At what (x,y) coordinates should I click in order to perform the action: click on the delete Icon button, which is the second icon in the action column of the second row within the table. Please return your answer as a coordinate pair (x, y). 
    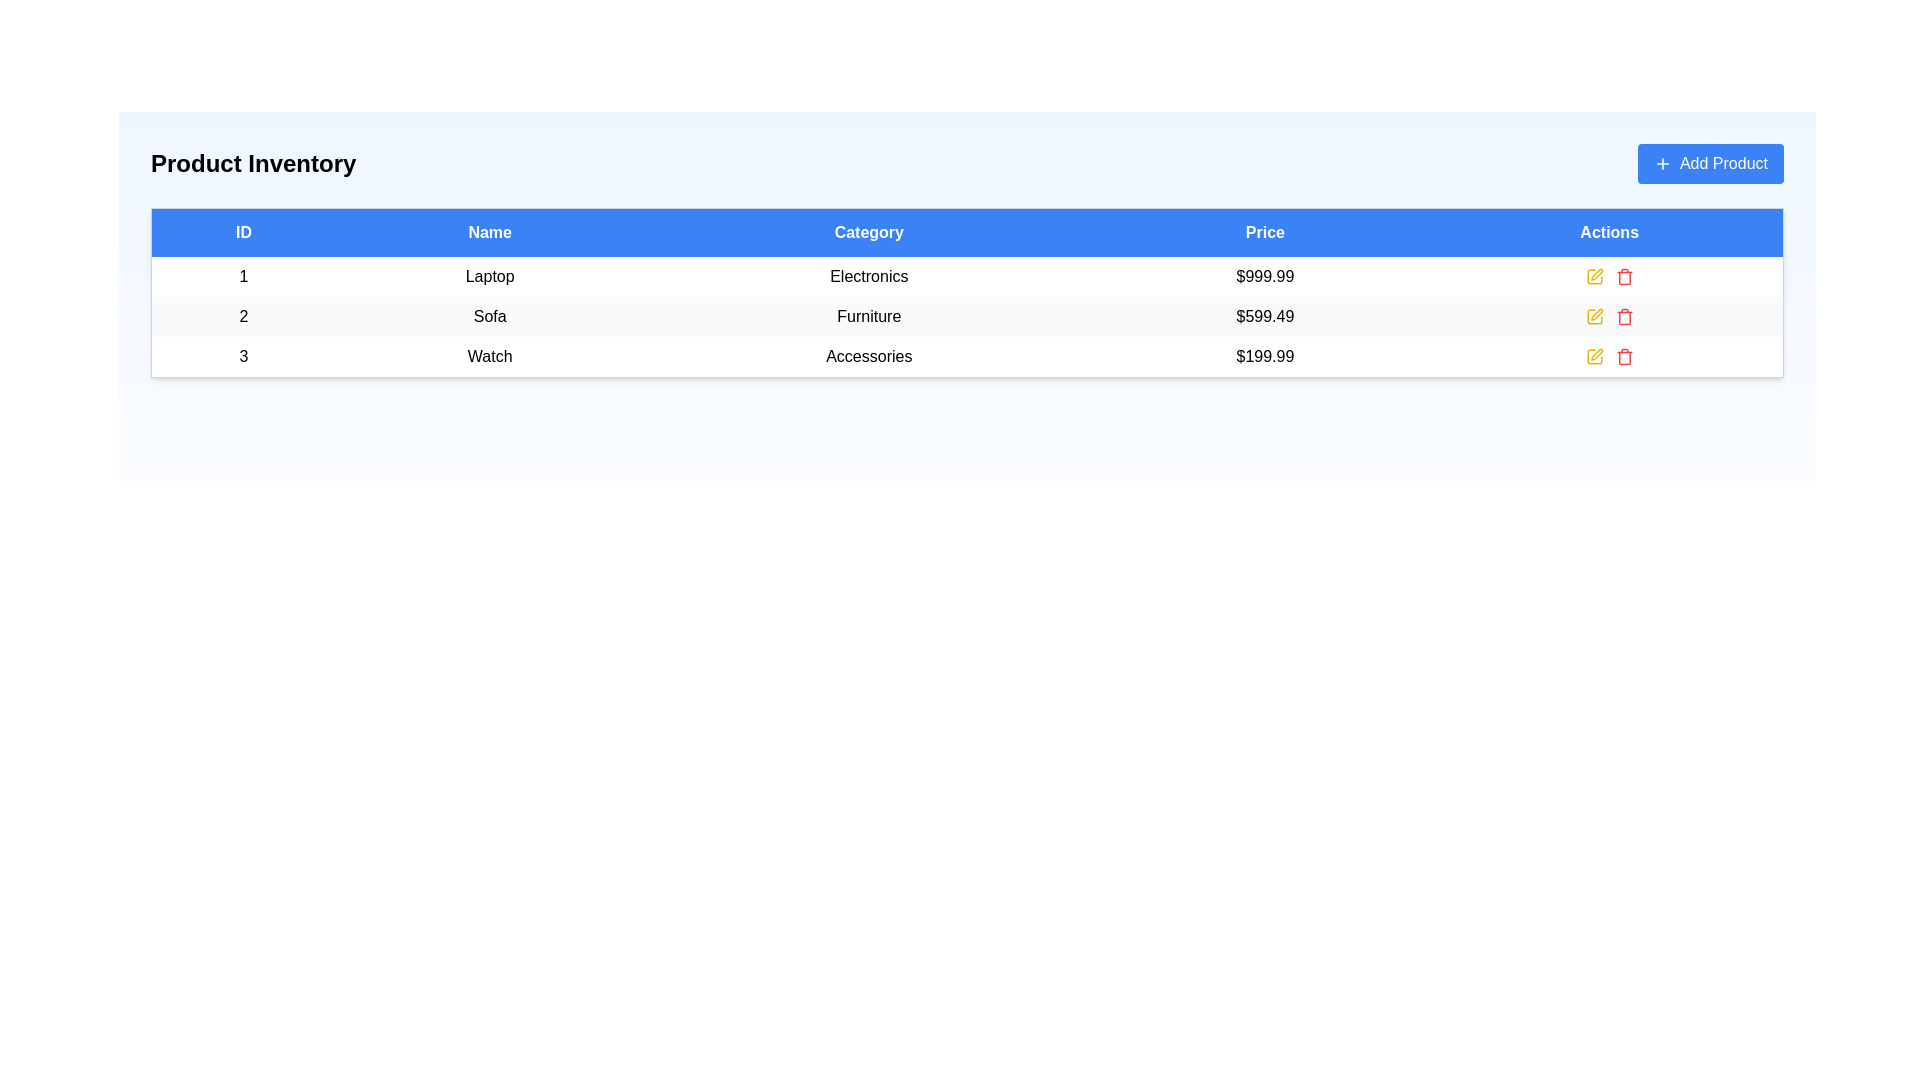
    Looking at the image, I should click on (1624, 315).